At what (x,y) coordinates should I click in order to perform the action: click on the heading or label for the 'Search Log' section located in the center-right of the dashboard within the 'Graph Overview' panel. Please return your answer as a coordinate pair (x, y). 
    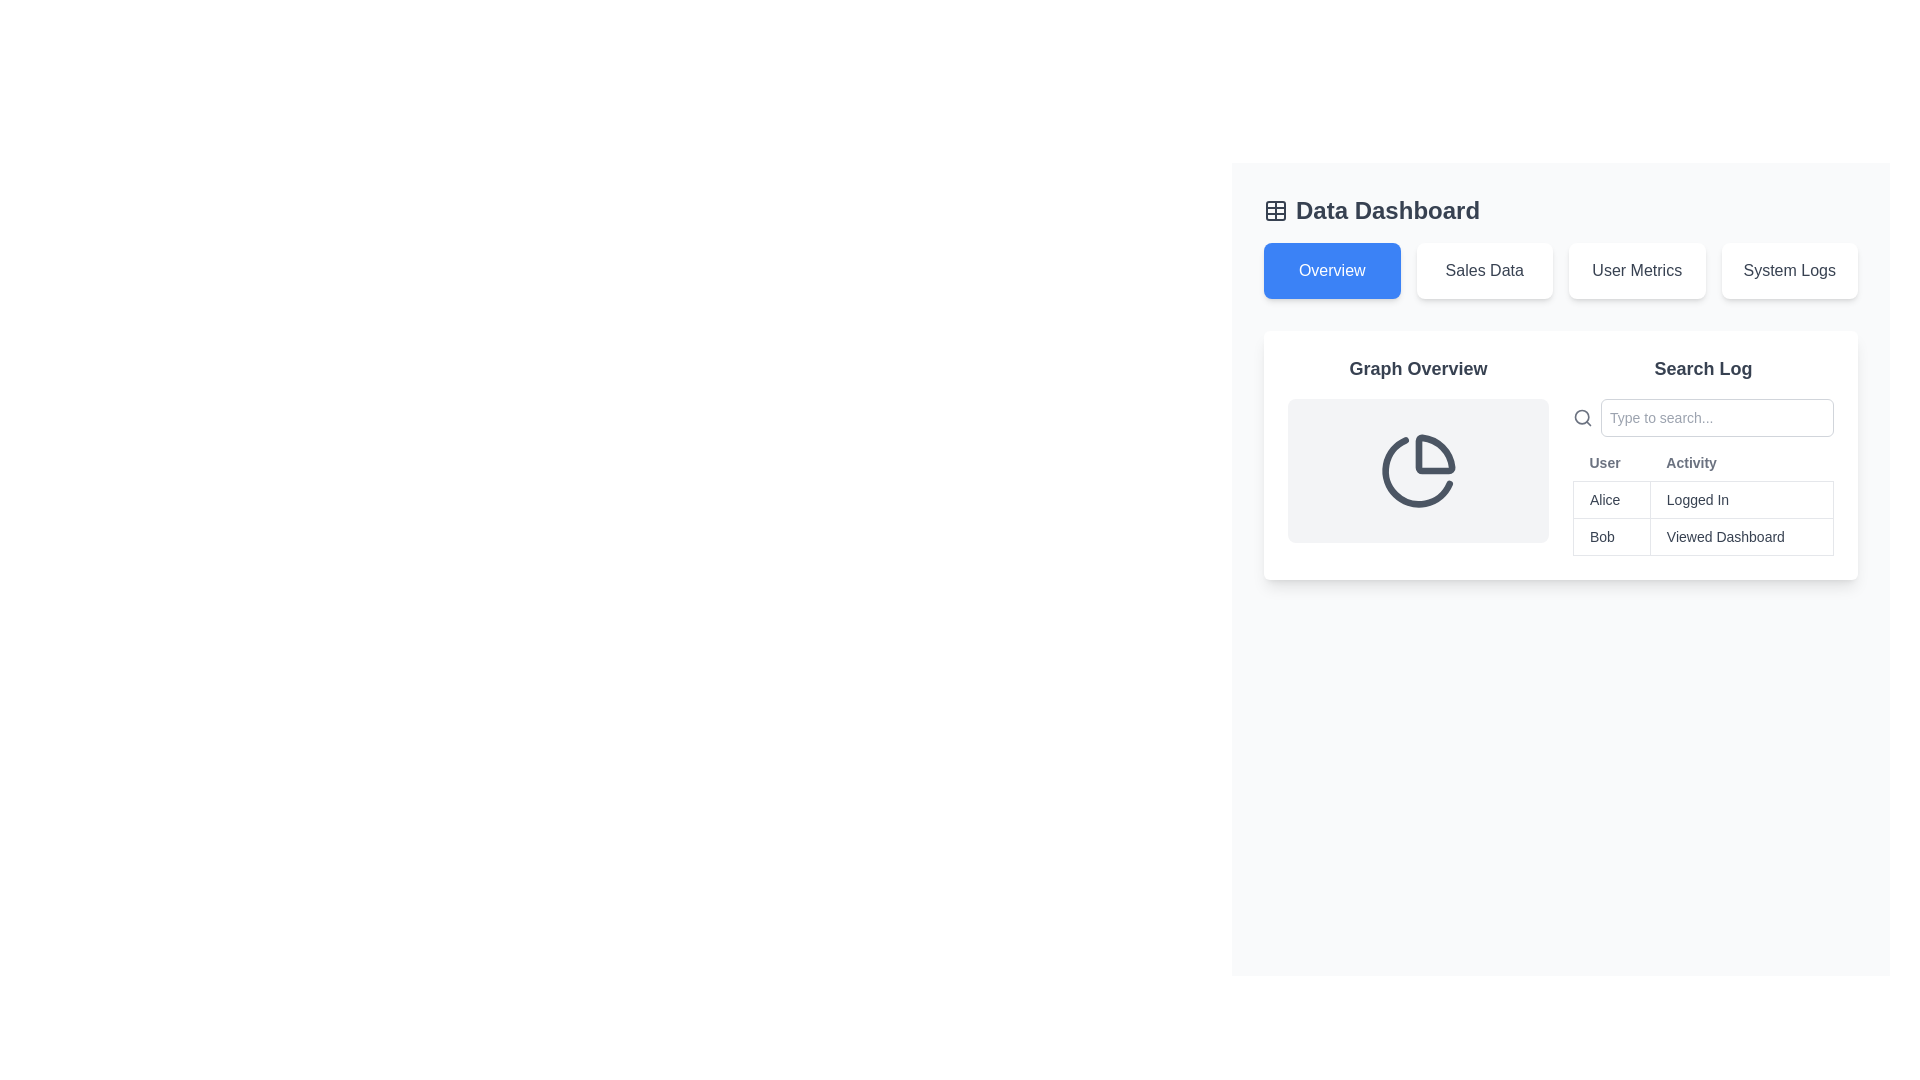
    Looking at the image, I should click on (1702, 369).